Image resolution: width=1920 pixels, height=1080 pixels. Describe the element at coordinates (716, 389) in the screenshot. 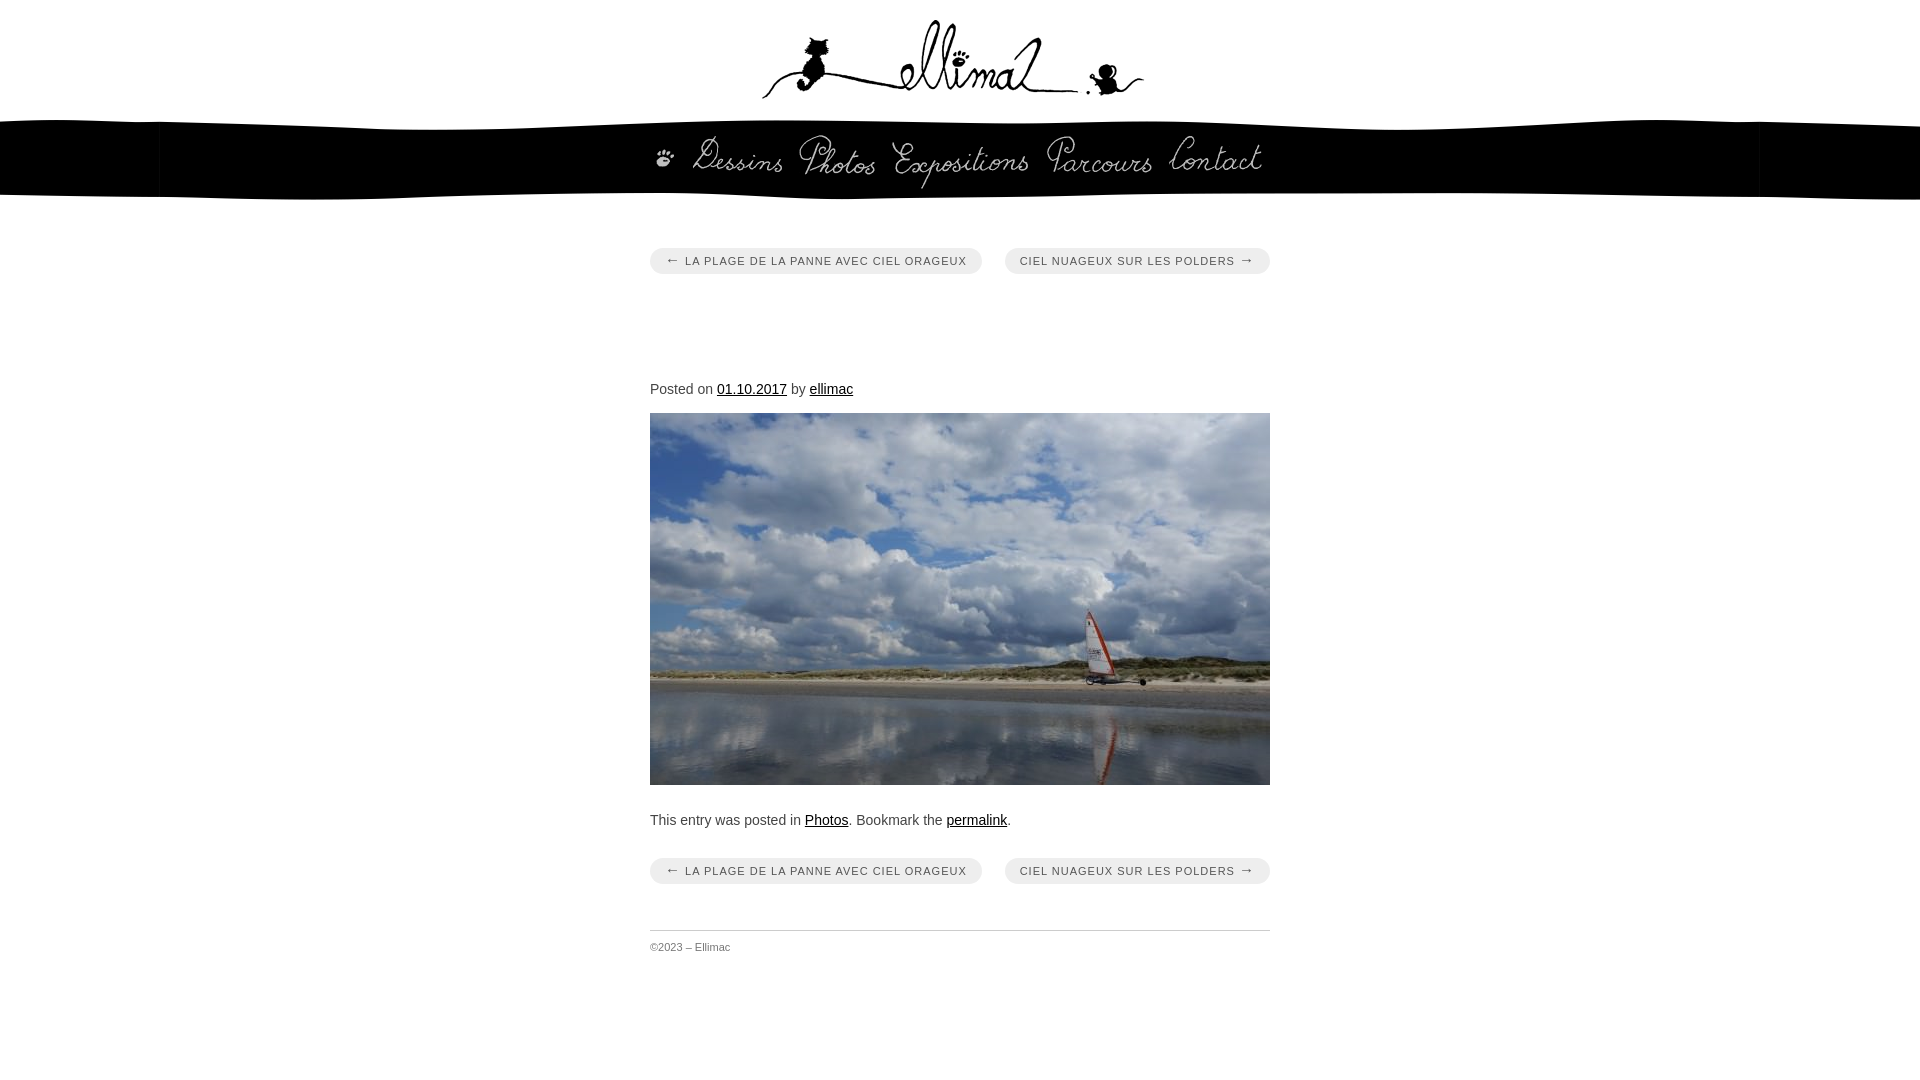

I see `'01.10.2017'` at that location.